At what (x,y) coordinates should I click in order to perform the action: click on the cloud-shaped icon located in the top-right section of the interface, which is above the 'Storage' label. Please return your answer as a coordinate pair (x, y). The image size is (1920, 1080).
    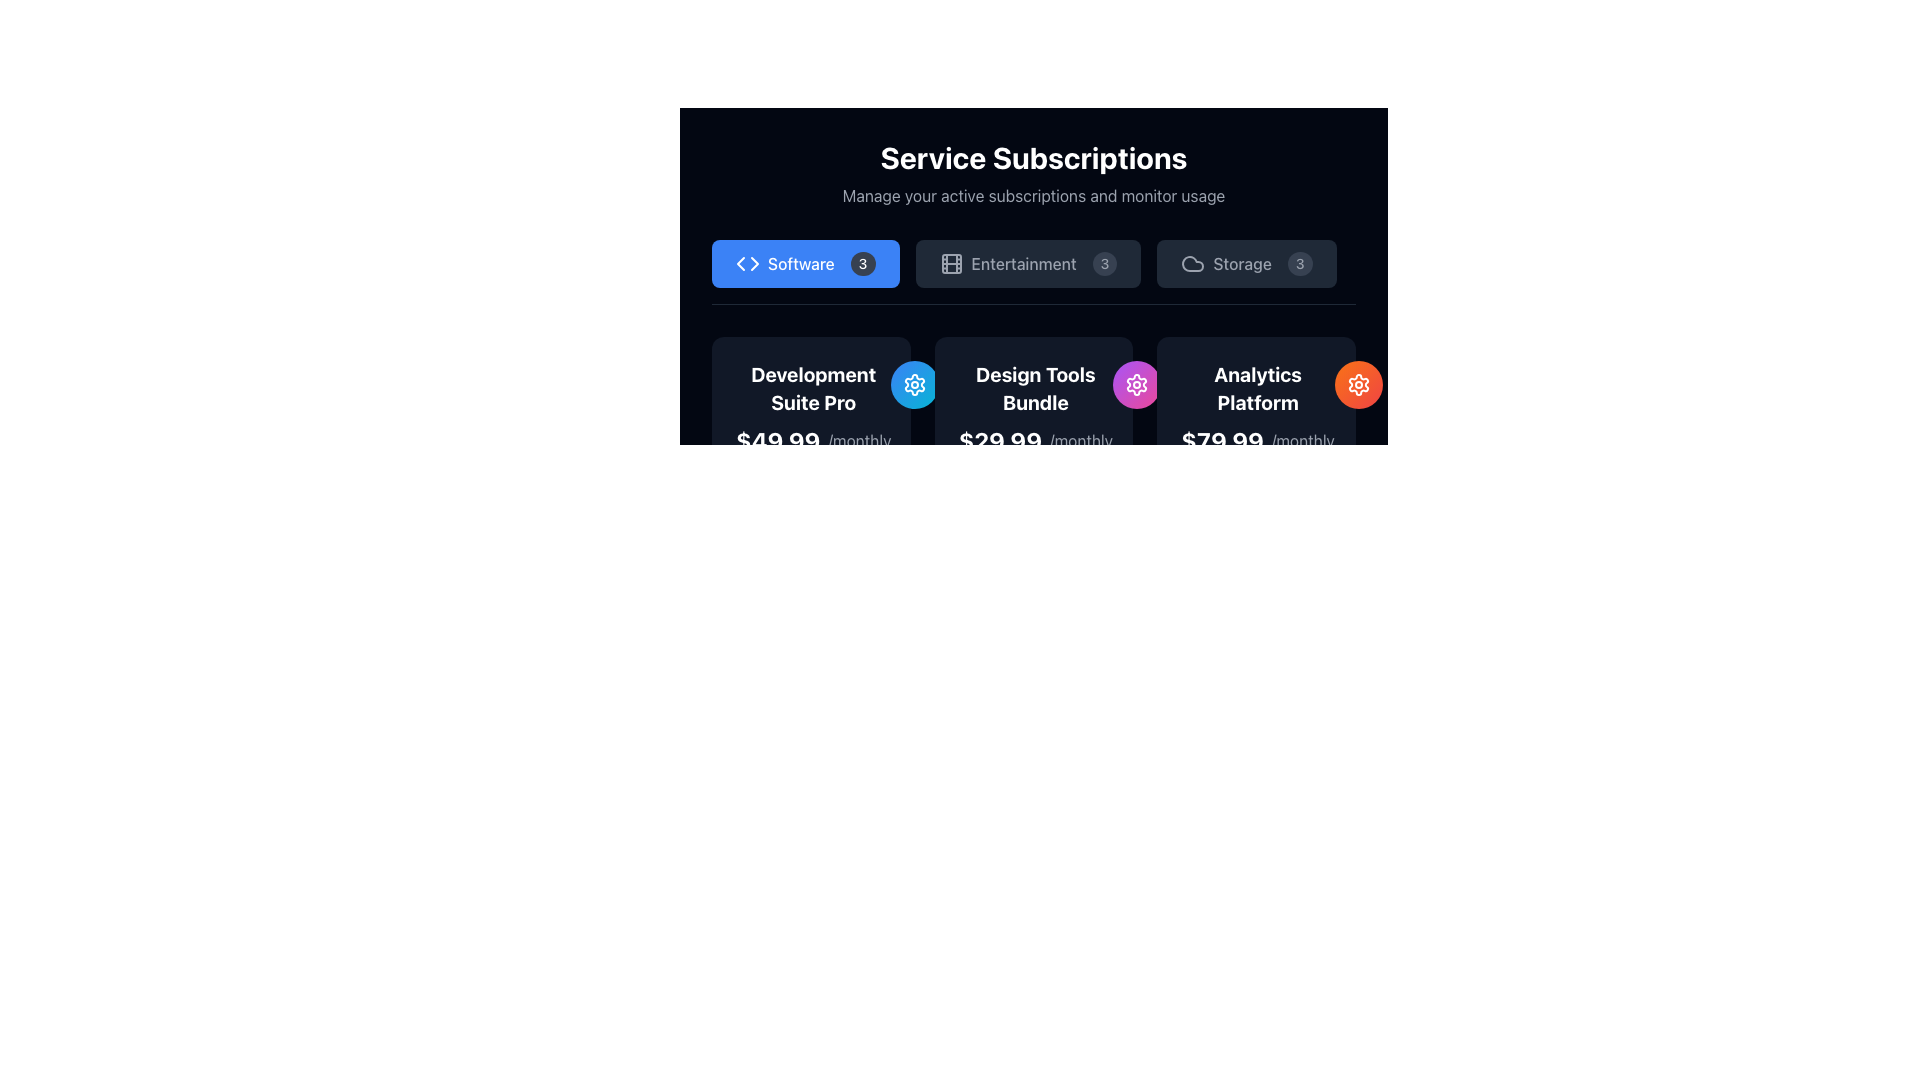
    Looking at the image, I should click on (1193, 262).